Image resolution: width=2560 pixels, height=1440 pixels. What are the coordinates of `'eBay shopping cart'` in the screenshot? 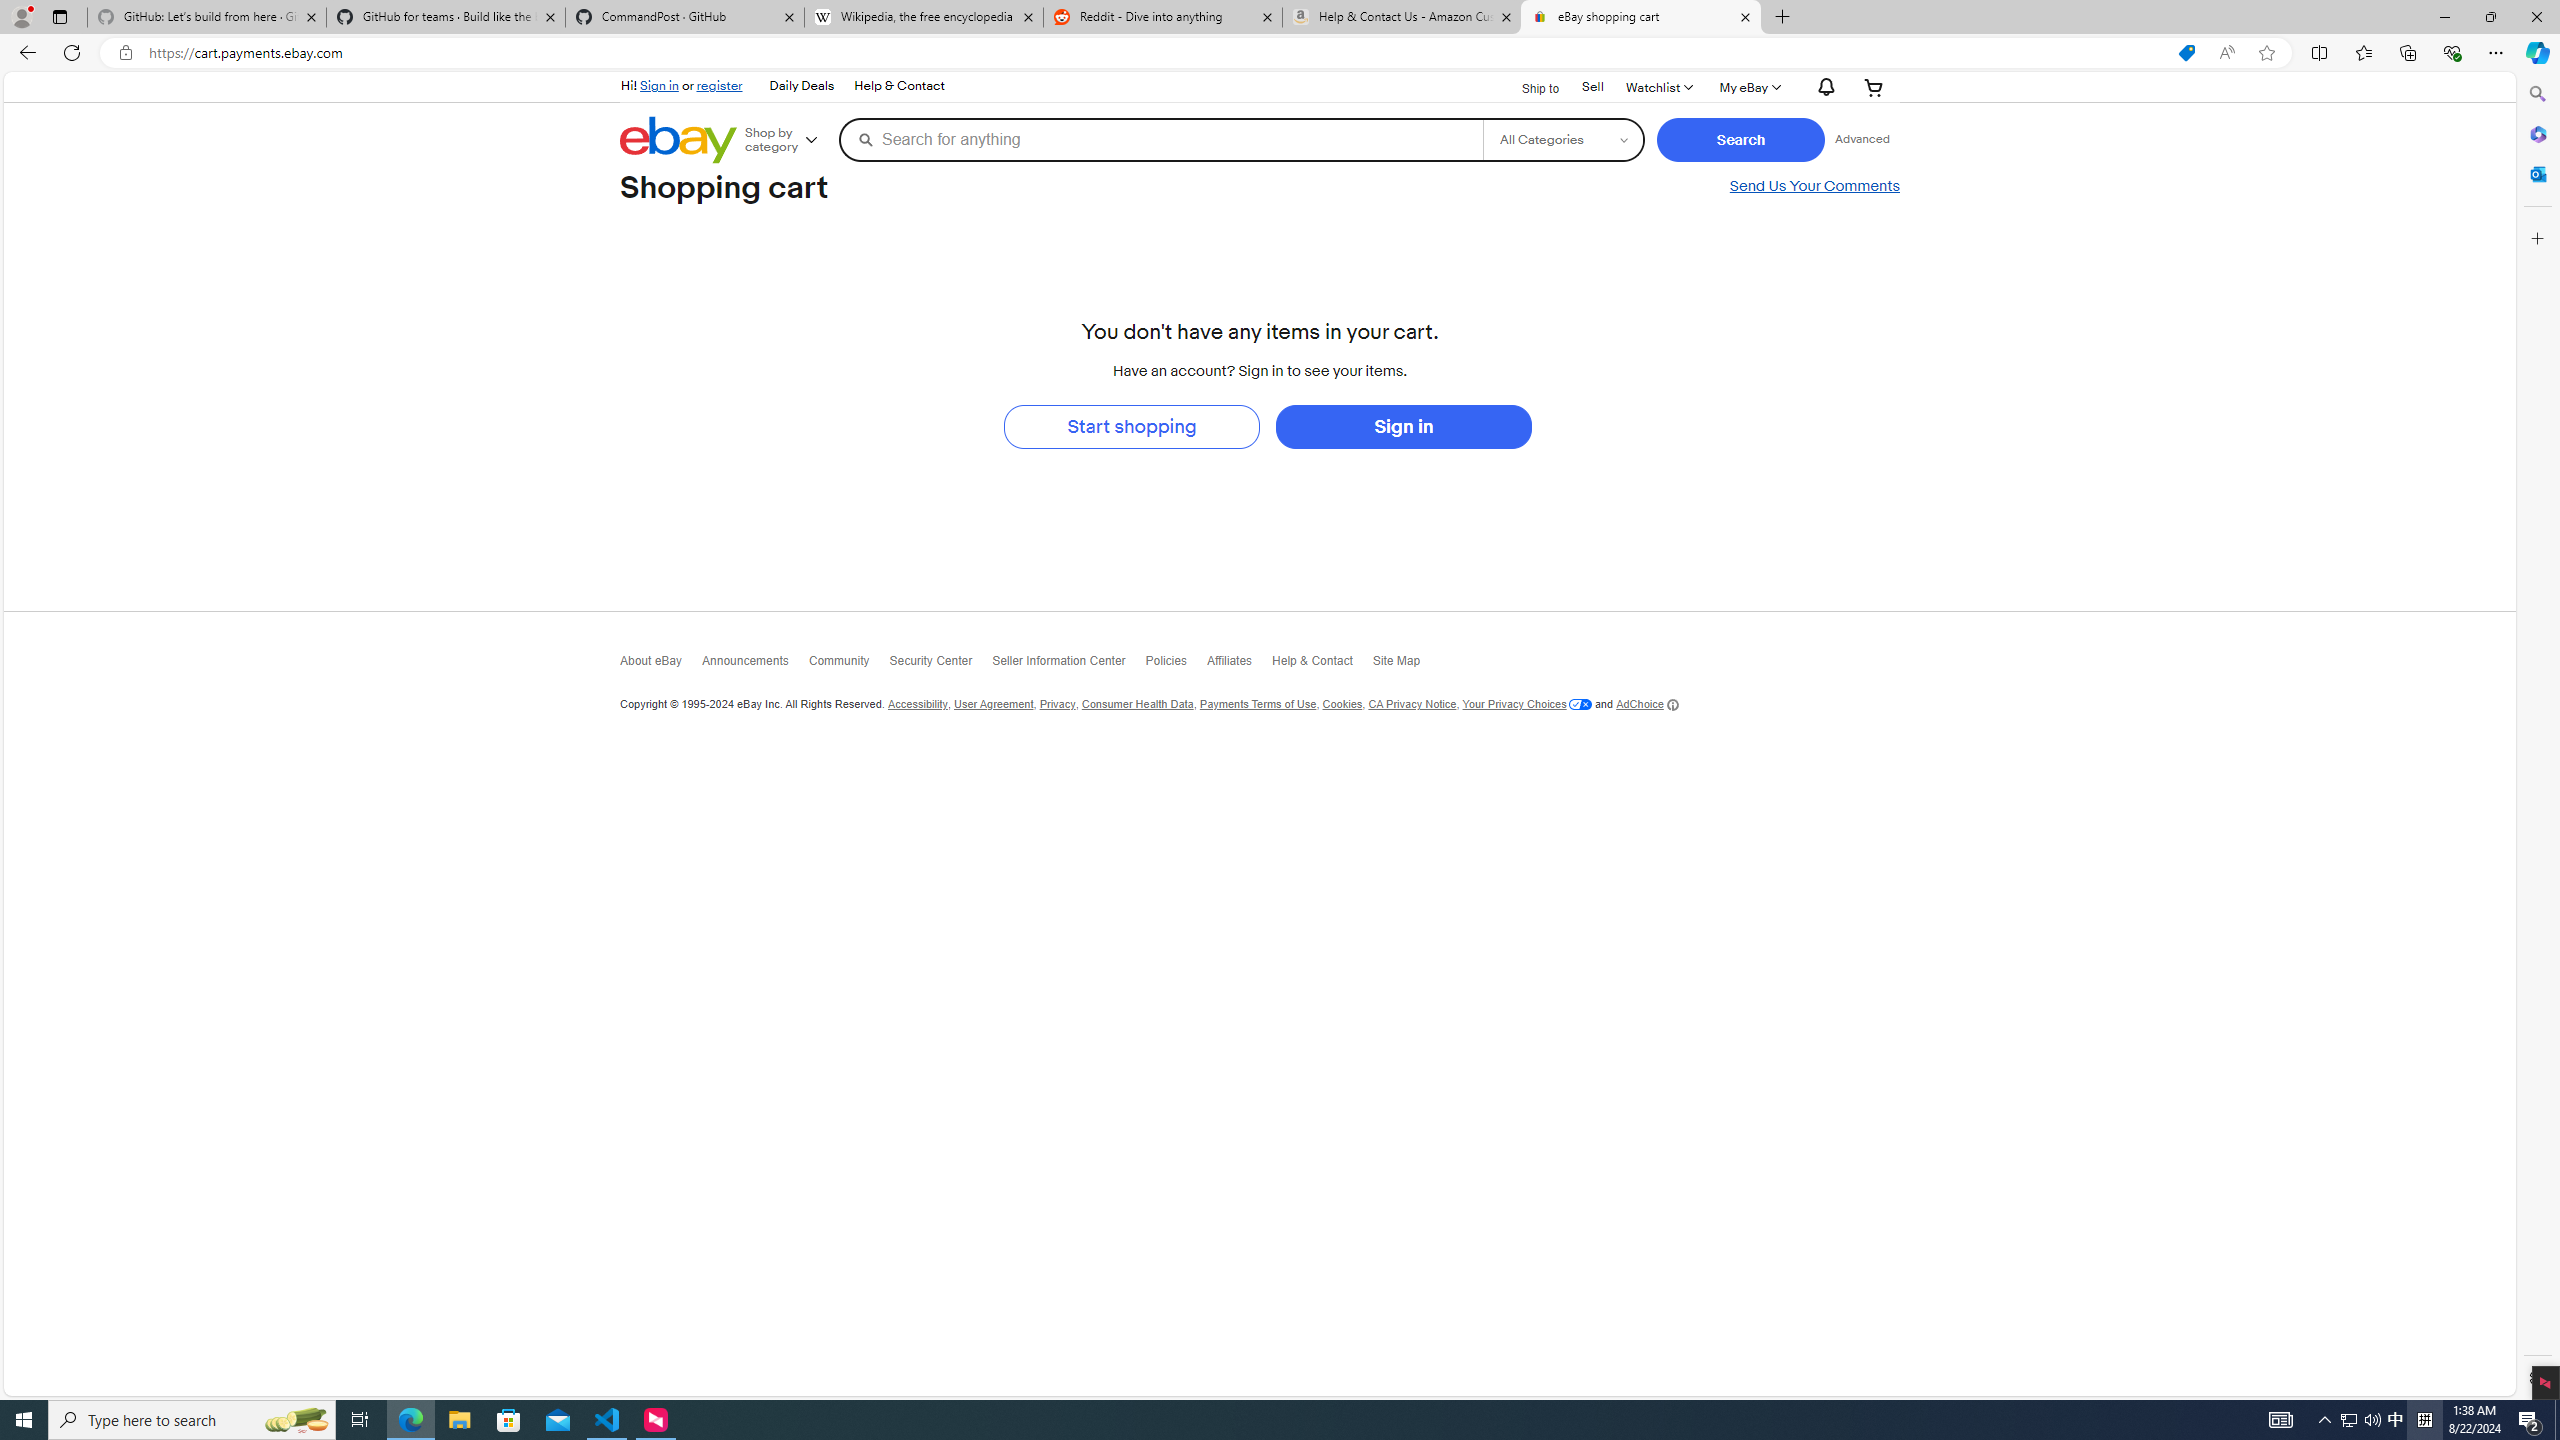 It's located at (1639, 16).